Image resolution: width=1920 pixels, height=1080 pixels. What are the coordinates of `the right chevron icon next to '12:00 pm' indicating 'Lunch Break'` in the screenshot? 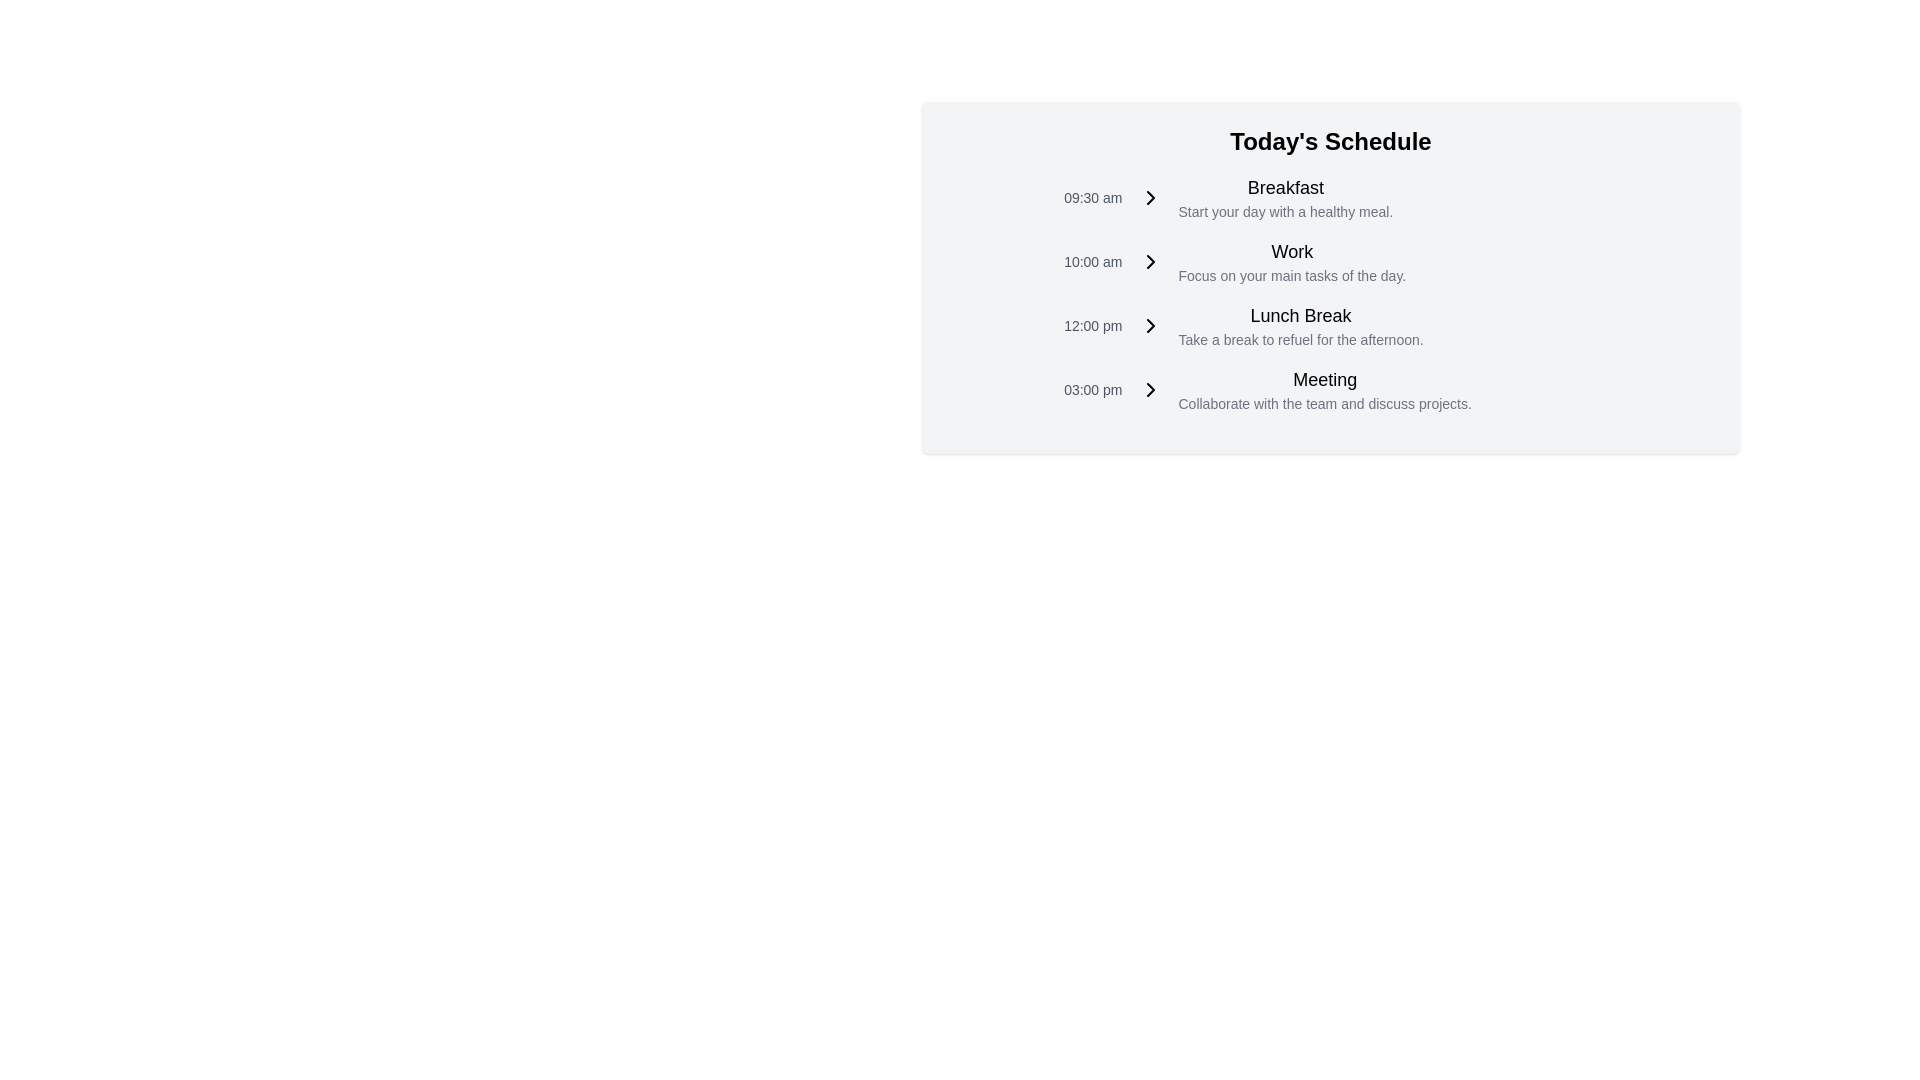 It's located at (1150, 325).